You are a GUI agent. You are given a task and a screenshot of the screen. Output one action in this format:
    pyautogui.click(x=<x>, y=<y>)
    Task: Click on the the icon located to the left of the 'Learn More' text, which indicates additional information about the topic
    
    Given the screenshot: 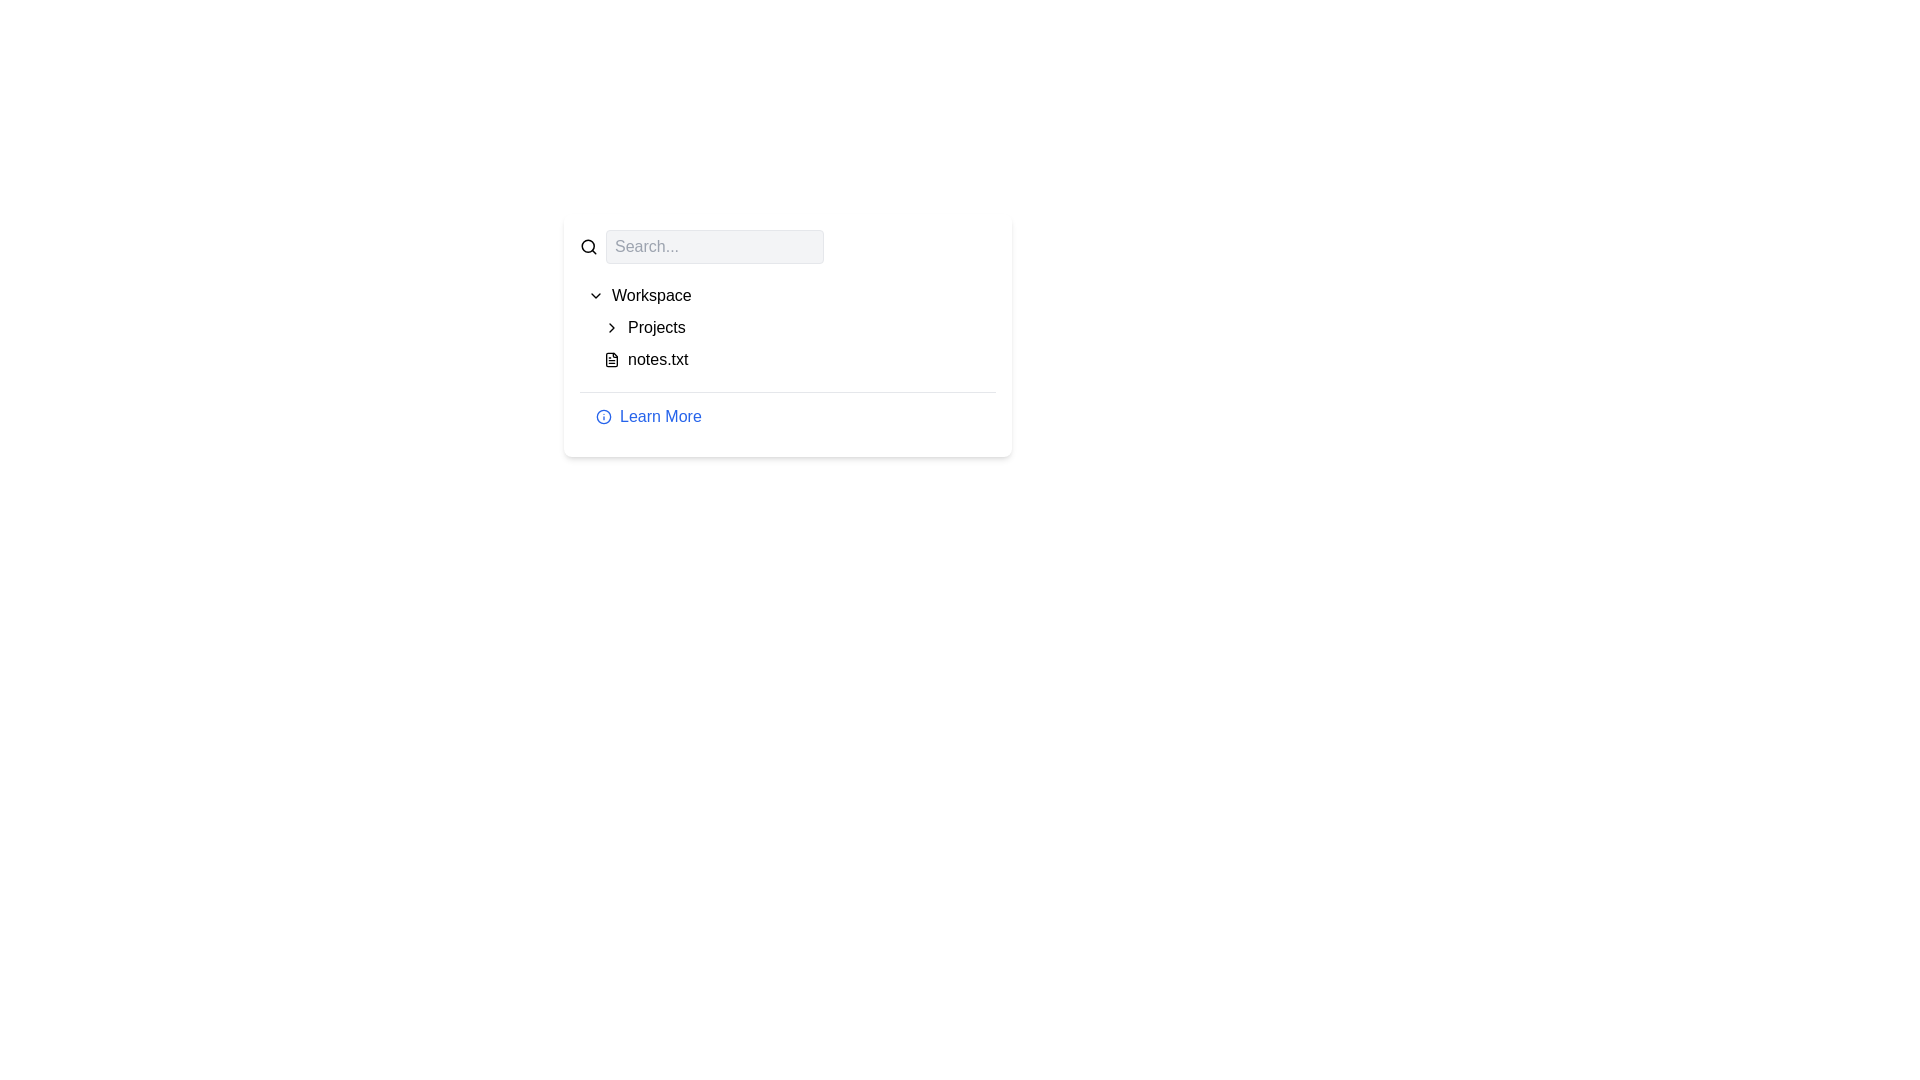 What is the action you would take?
    pyautogui.click(x=603, y=415)
    